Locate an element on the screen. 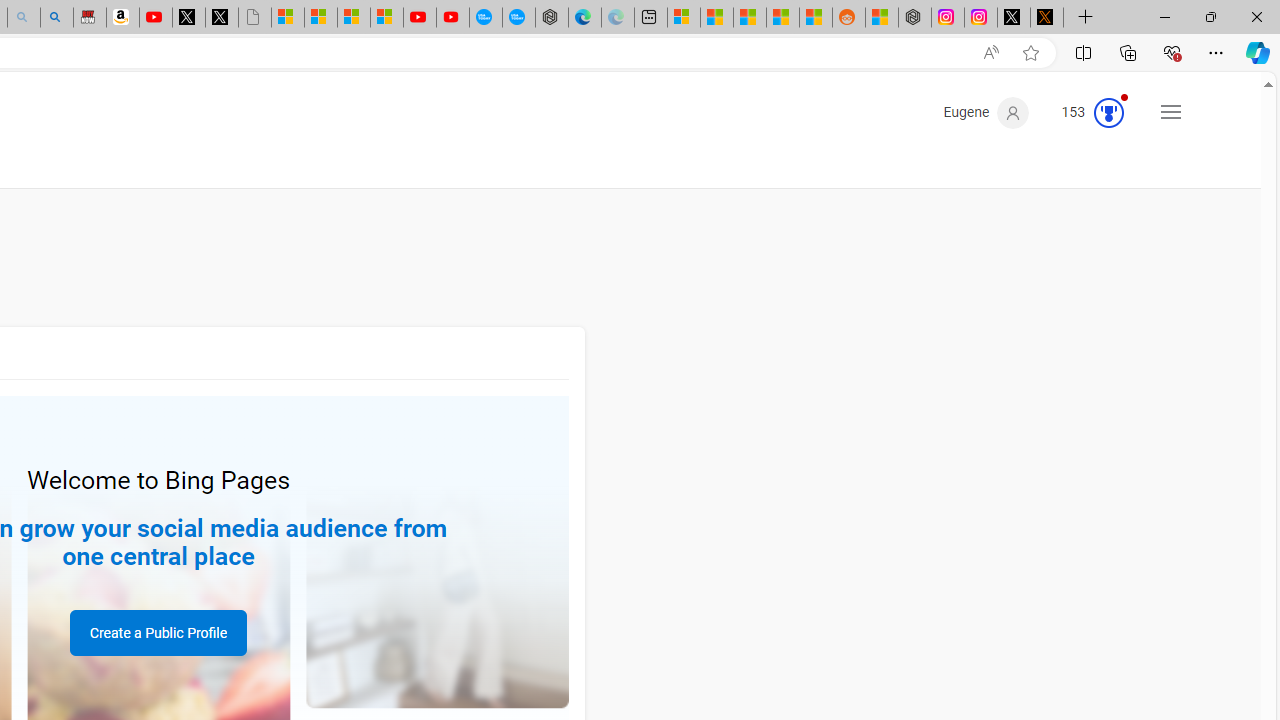  'Day 1: Arriving in Yemen (surreal to be here) - YouTube' is located at coordinates (154, 17).